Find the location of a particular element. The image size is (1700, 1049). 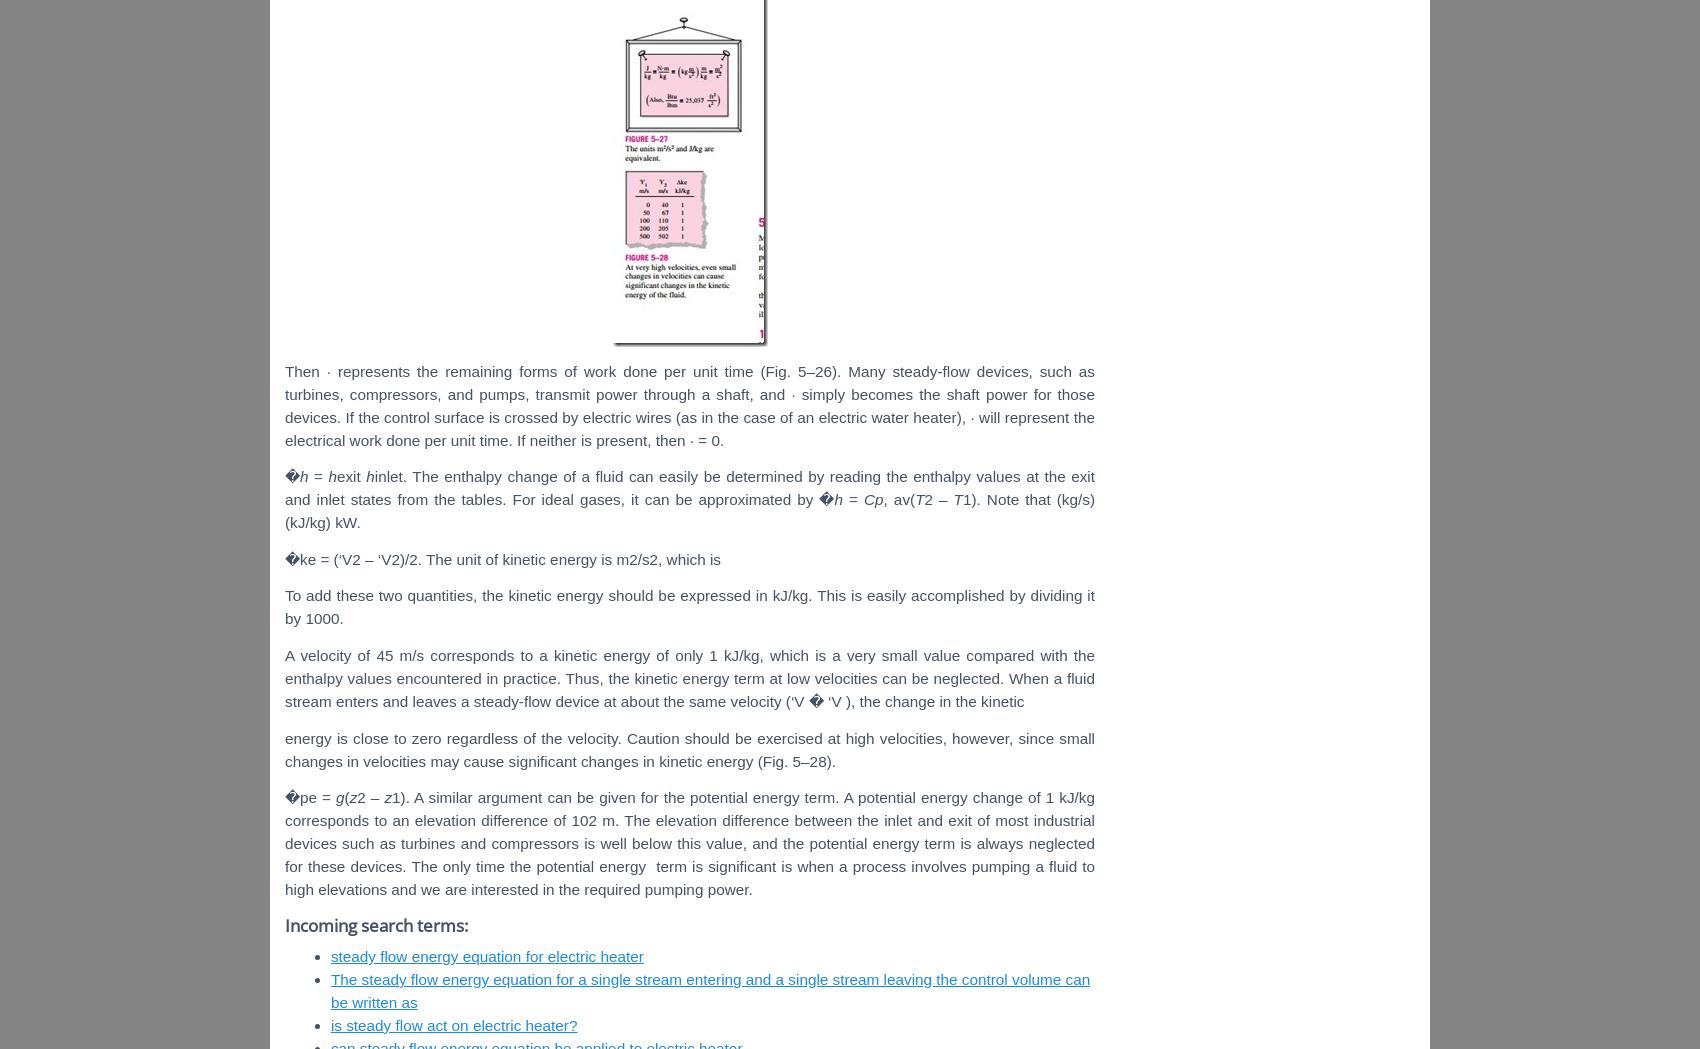

'simply becomes' is located at coordinates (860, 393).